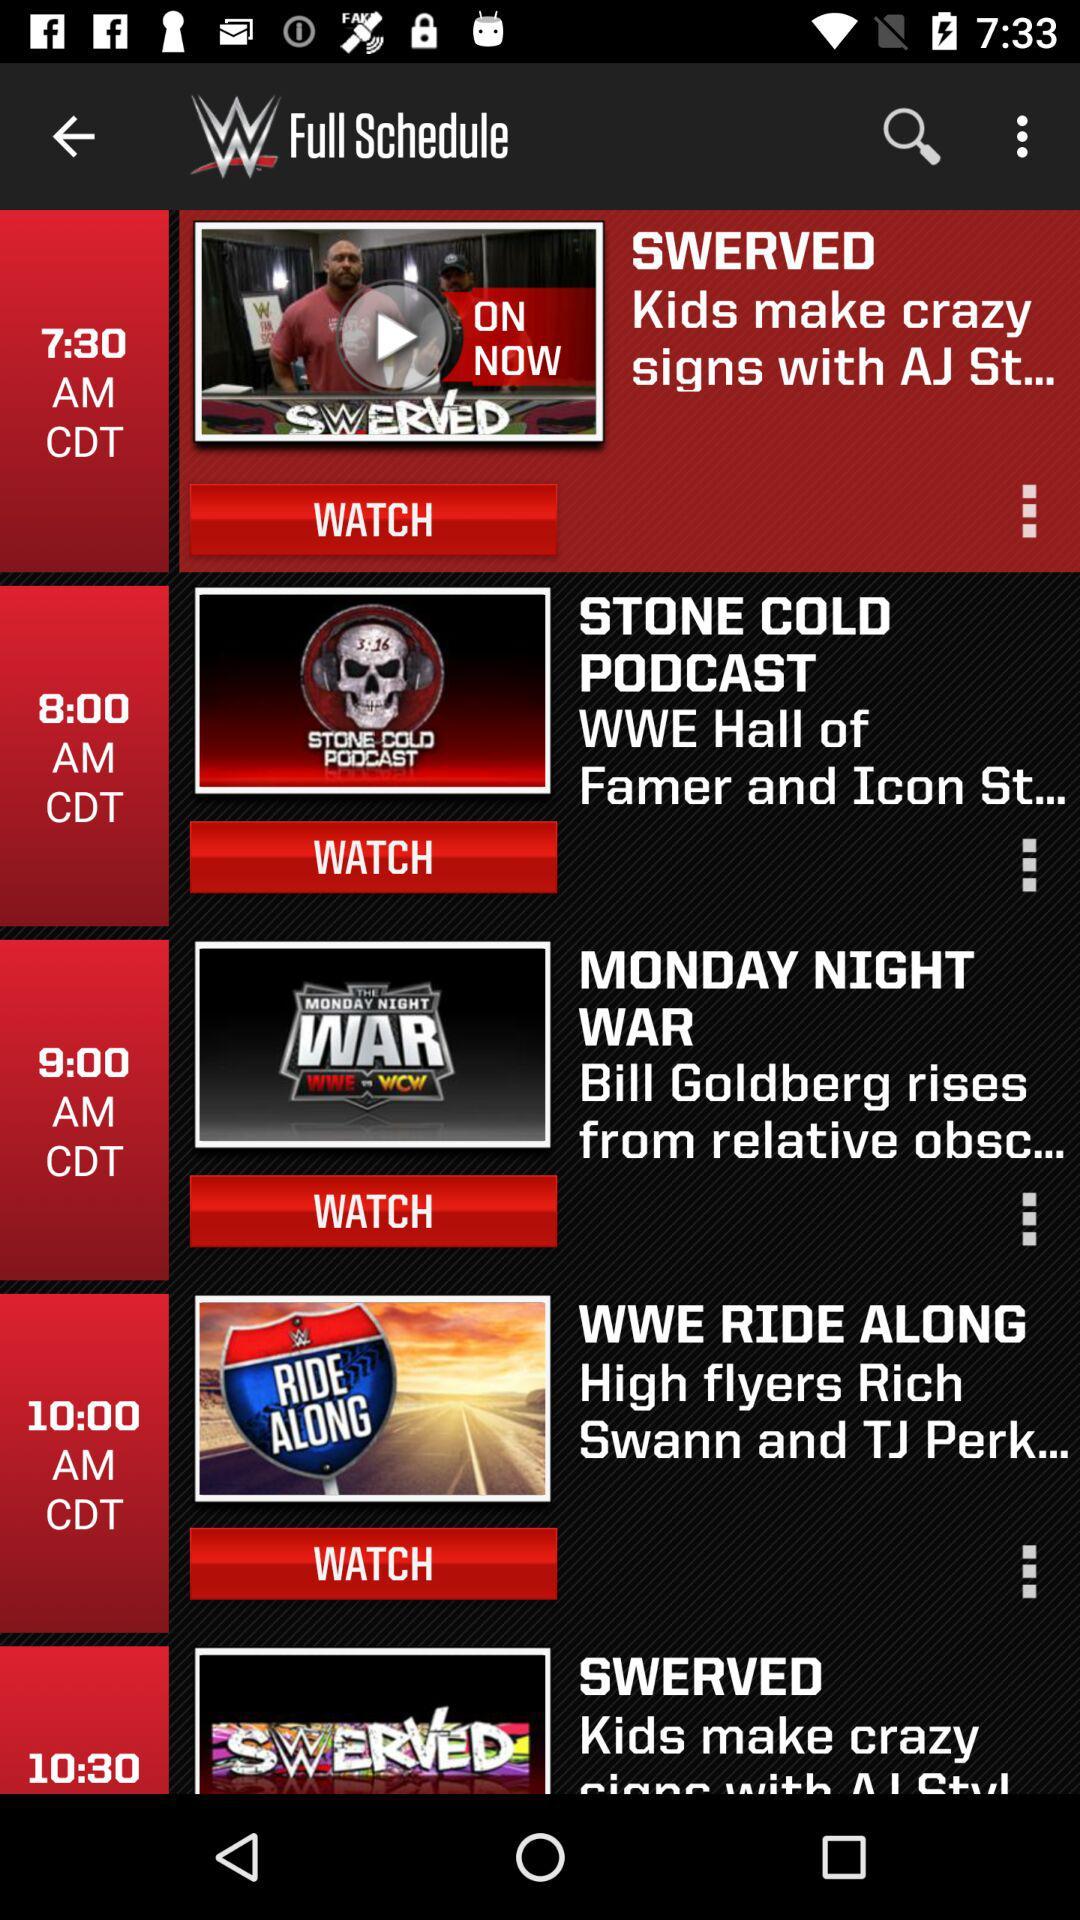 The image size is (1080, 1920). I want to click on monday night war, so click(823, 996).